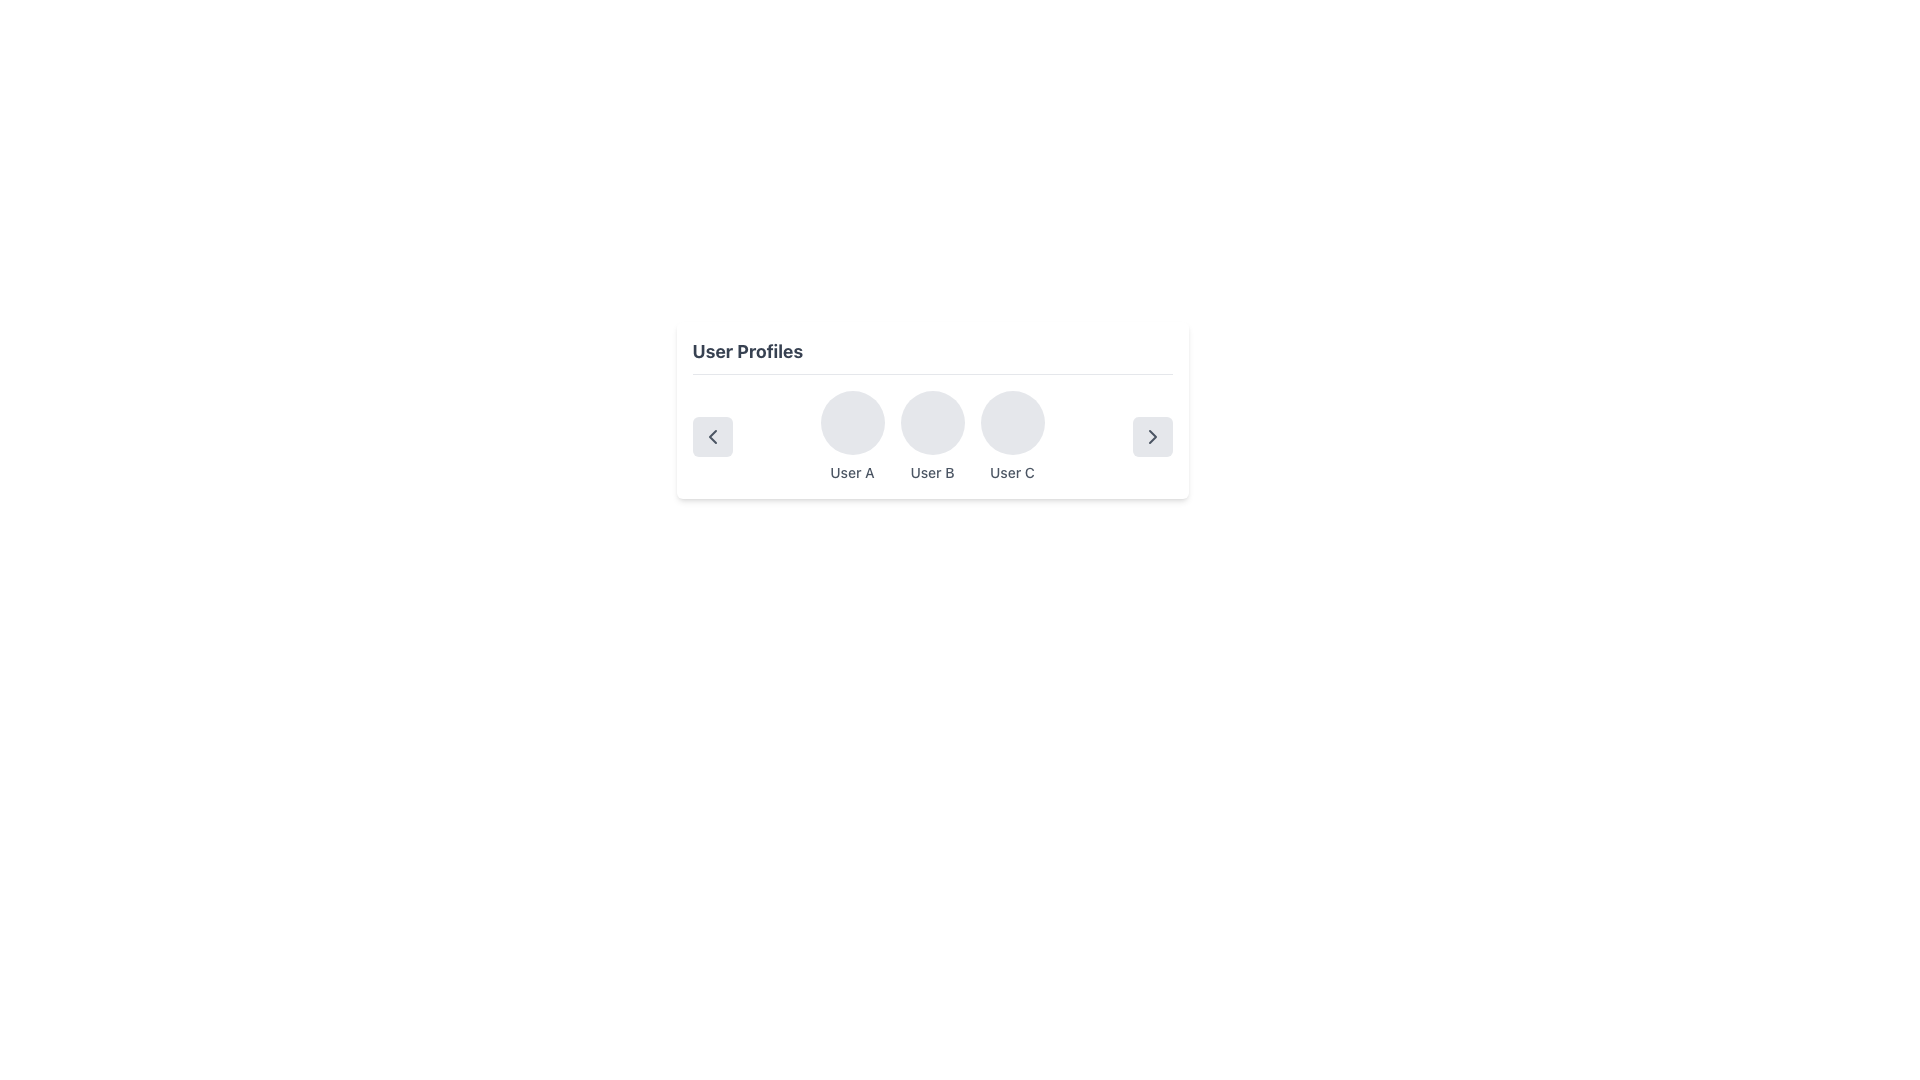 The image size is (1920, 1080). Describe the element at coordinates (931, 435) in the screenshot. I see `profile icon and user name label for 'User B', which is the second element in a horizontal grouping of user profiles, using assistive tools` at that location.